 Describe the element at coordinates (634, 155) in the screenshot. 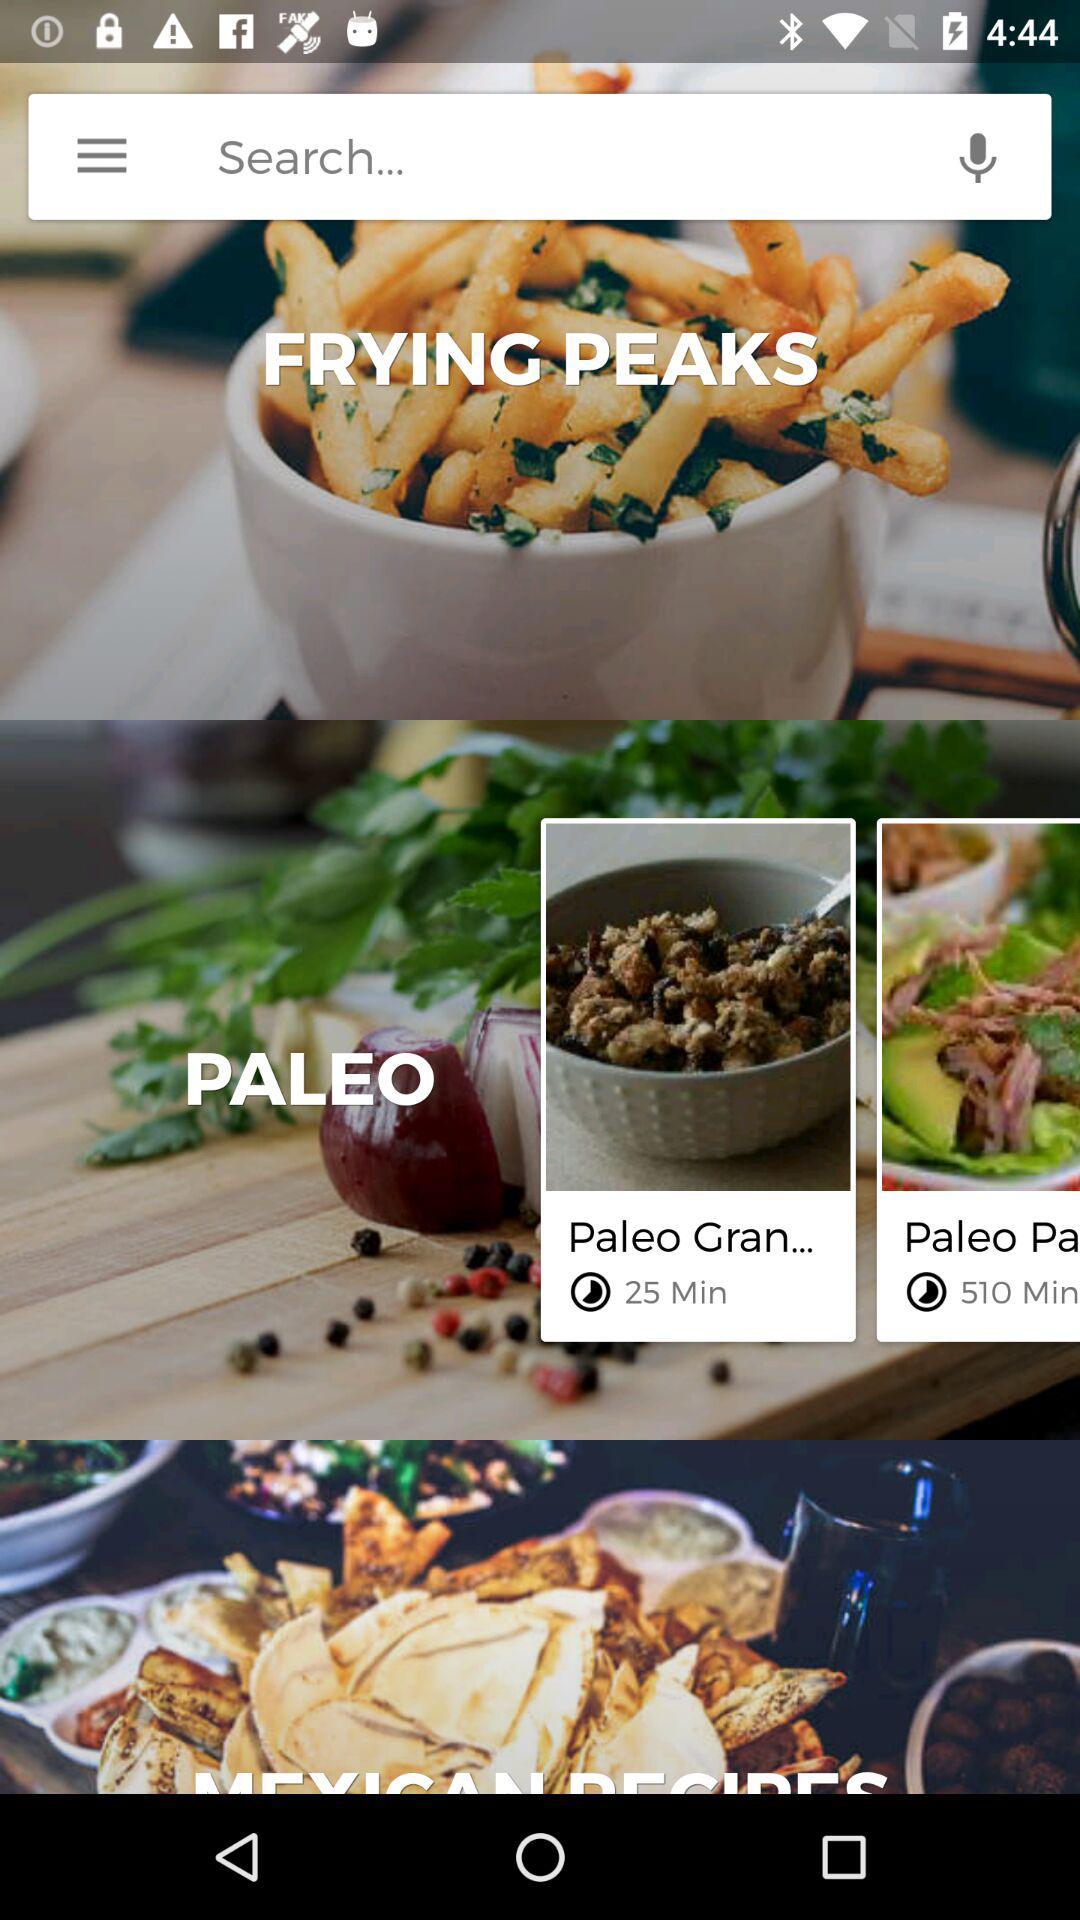

I see `search space` at that location.